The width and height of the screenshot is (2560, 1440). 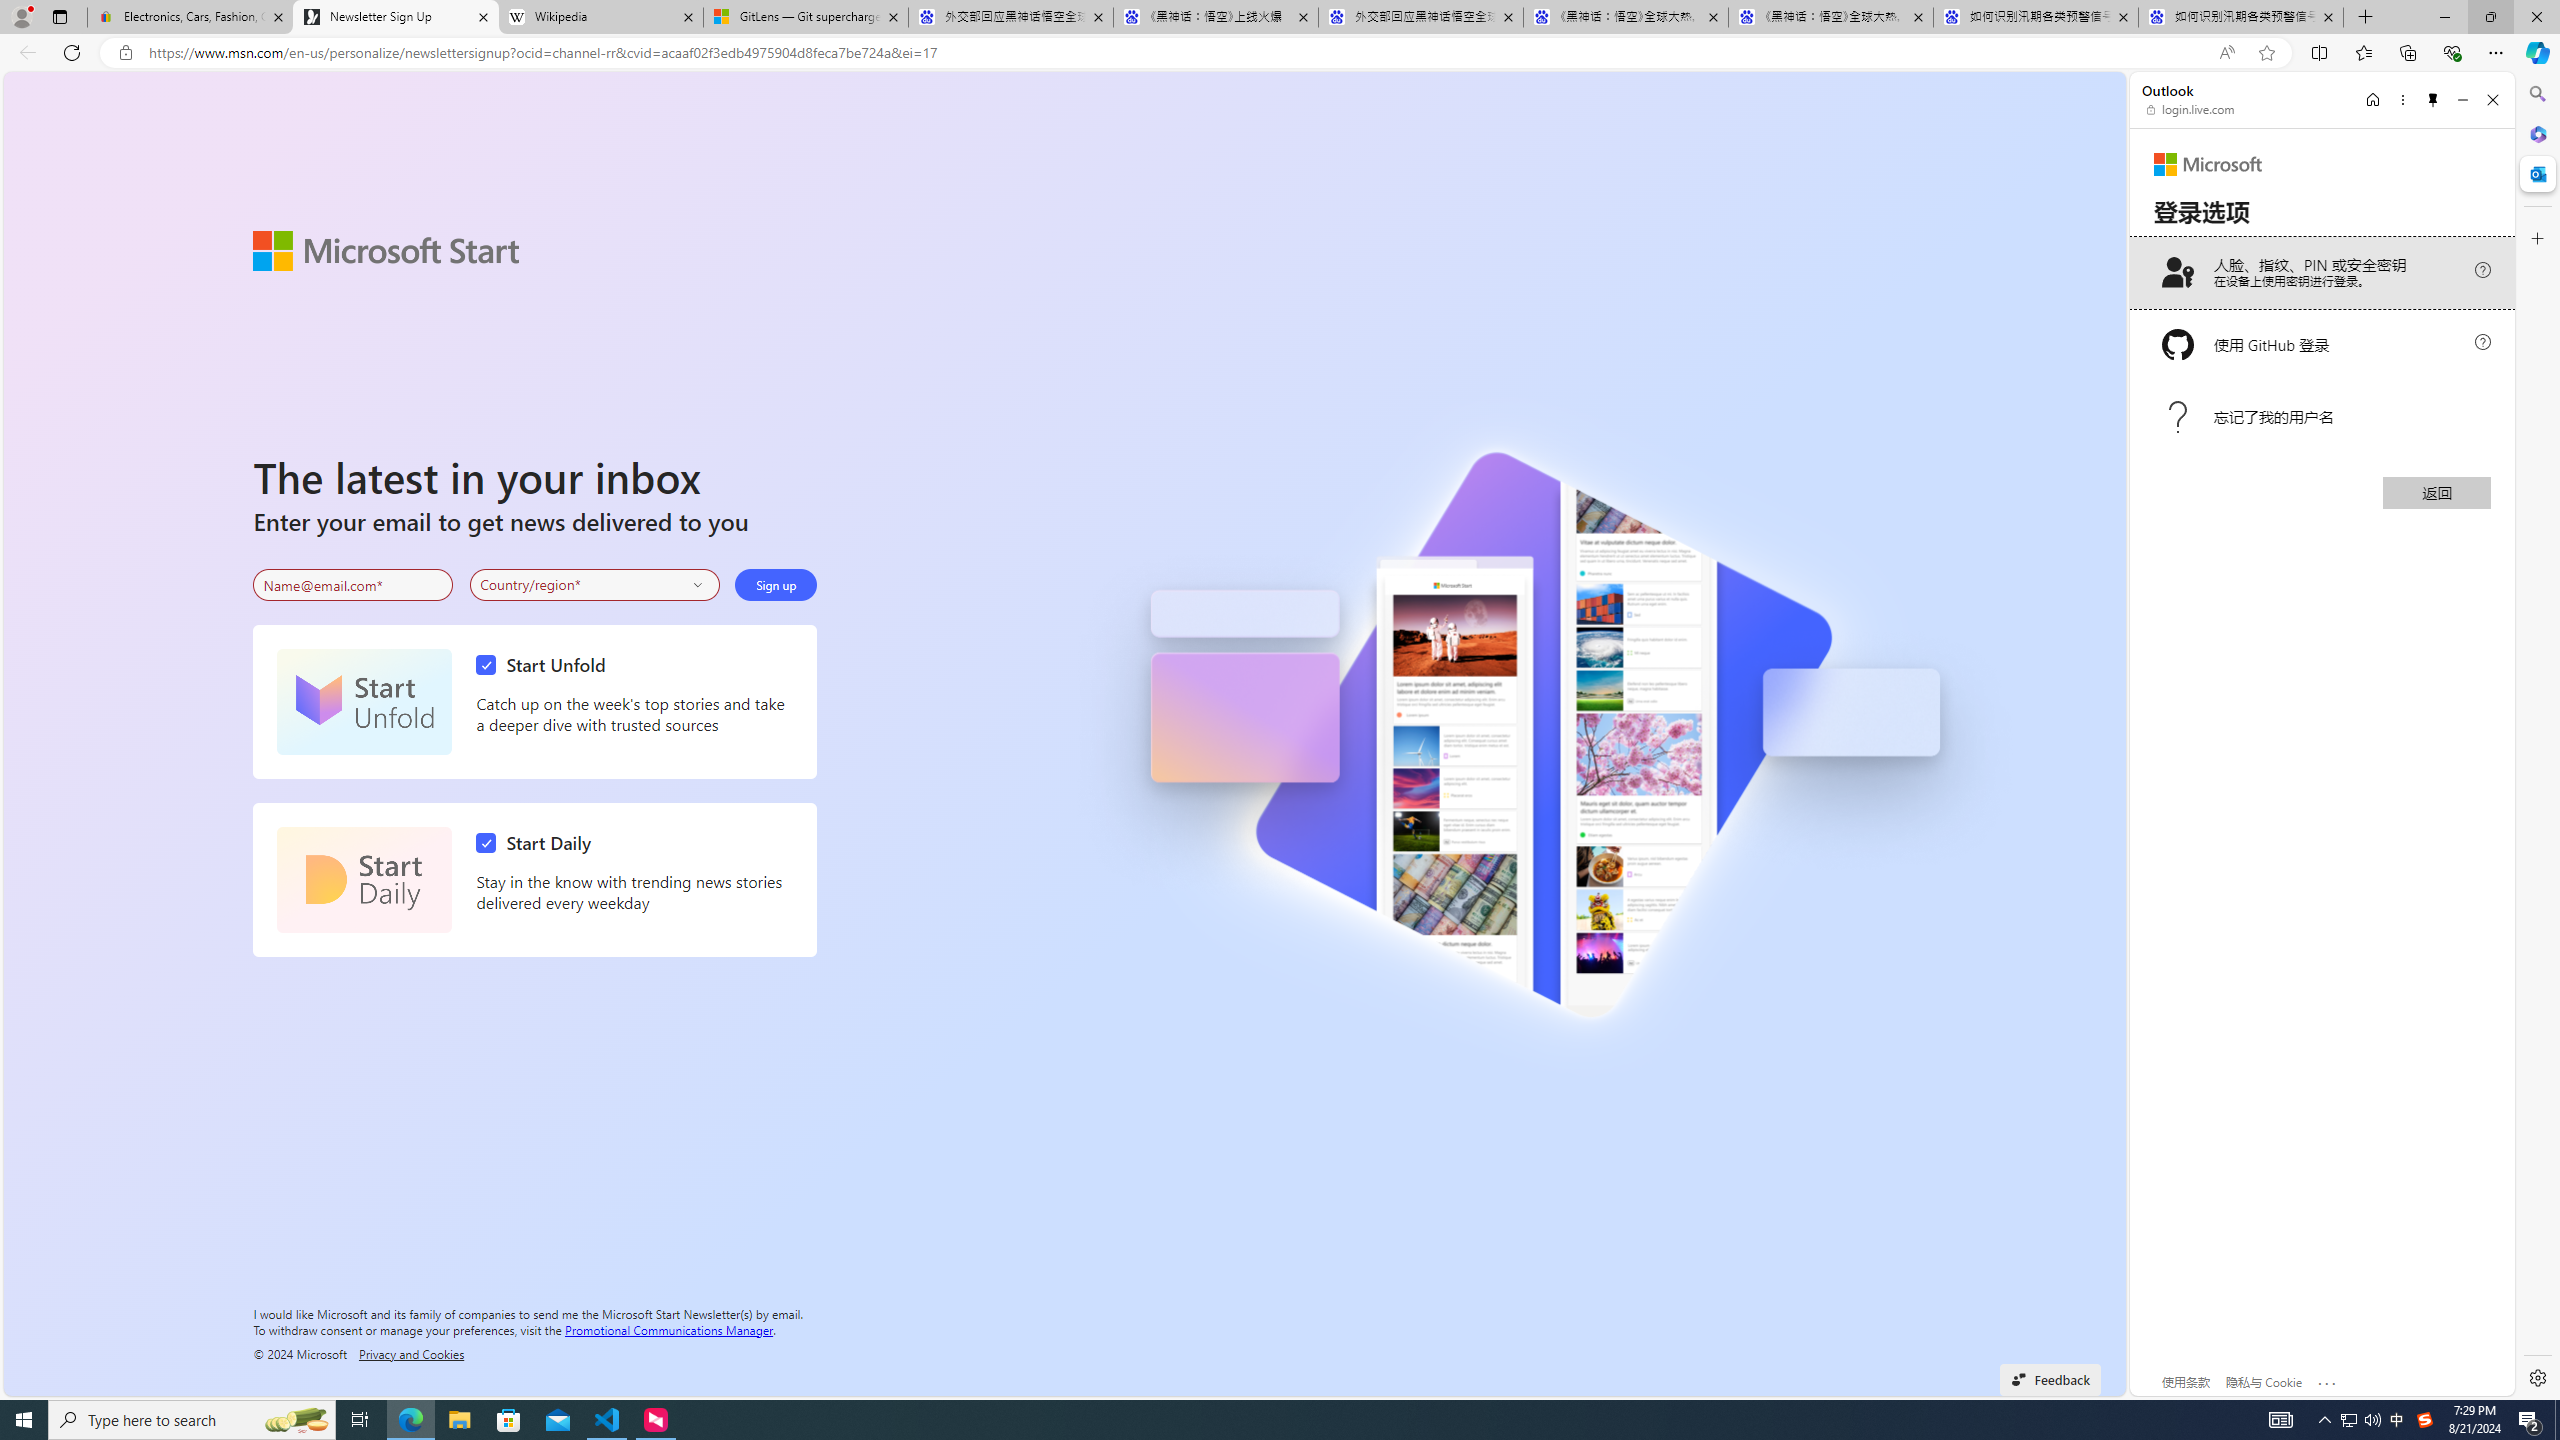 What do you see at coordinates (668, 1328) in the screenshot?
I see `'Promotional Communications Manager'` at bounding box center [668, 1328].